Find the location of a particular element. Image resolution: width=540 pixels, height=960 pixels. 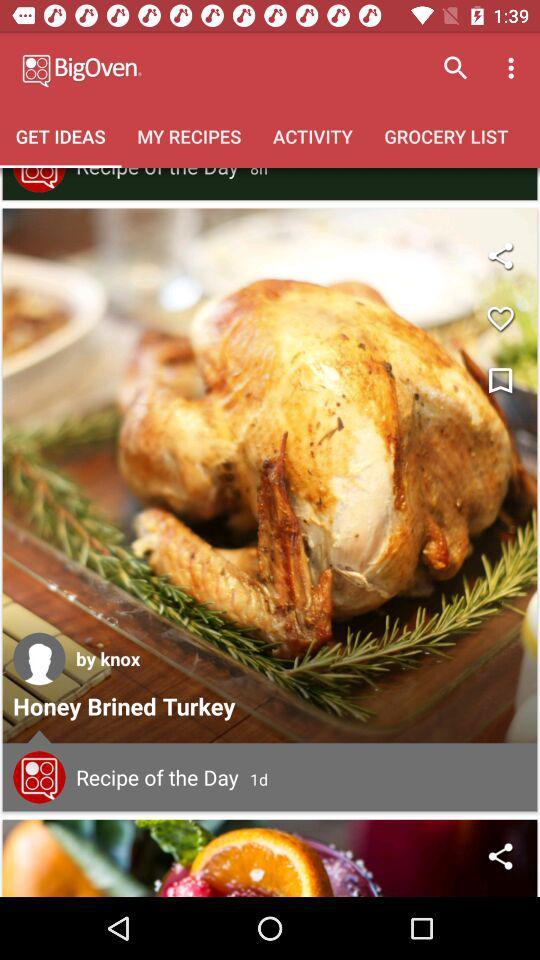

comments section is located at coordinates (39, 776).